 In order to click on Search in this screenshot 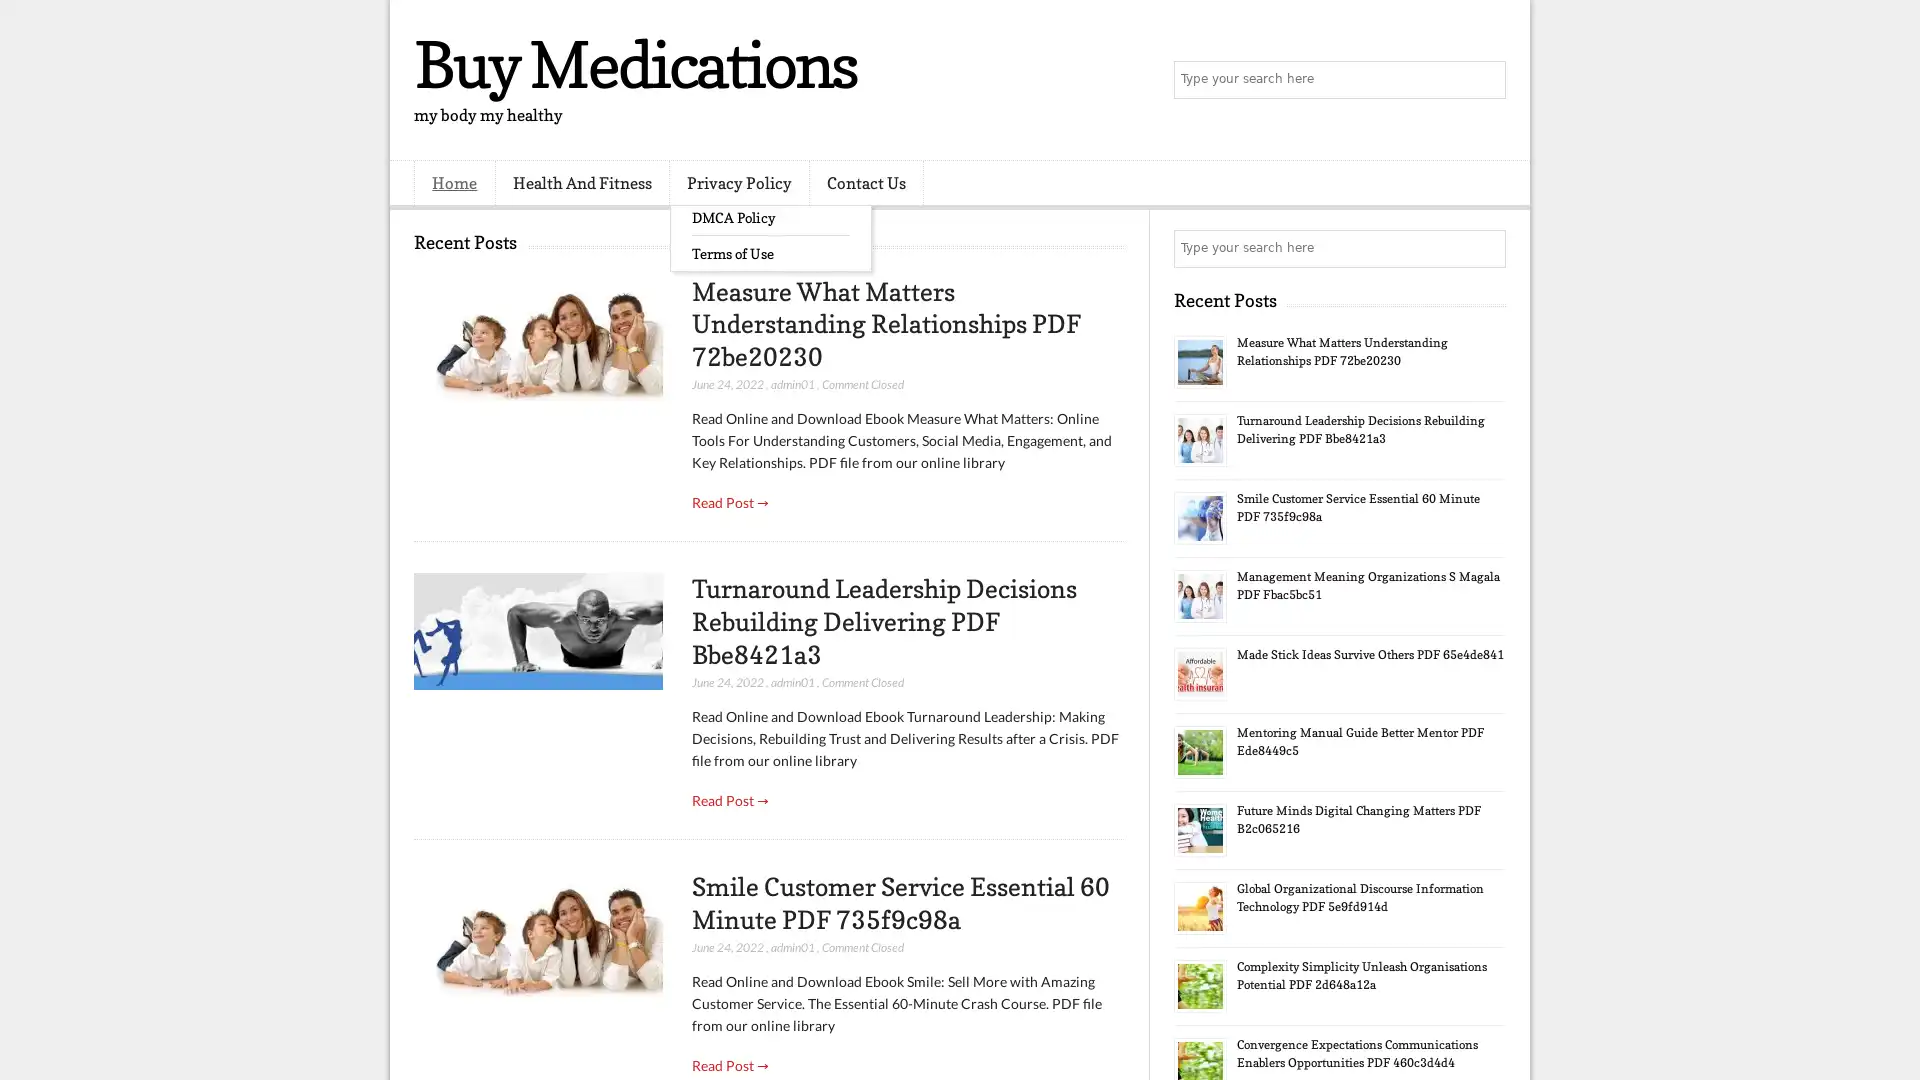, I will do `click(1485, 248)`.